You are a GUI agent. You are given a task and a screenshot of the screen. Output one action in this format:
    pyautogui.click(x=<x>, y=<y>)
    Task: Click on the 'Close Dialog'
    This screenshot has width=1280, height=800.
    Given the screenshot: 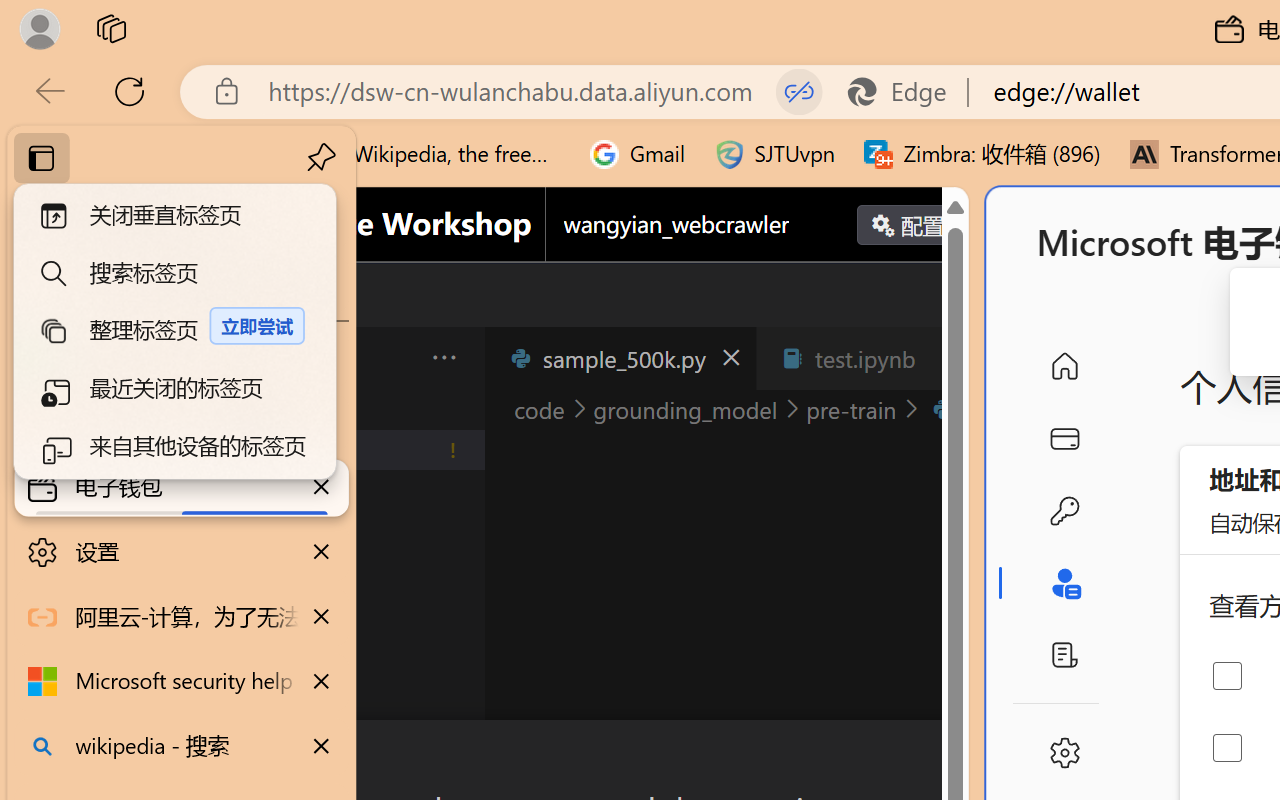 What is the action you would take?
    pyautogui.click(x=960, y=756)
    